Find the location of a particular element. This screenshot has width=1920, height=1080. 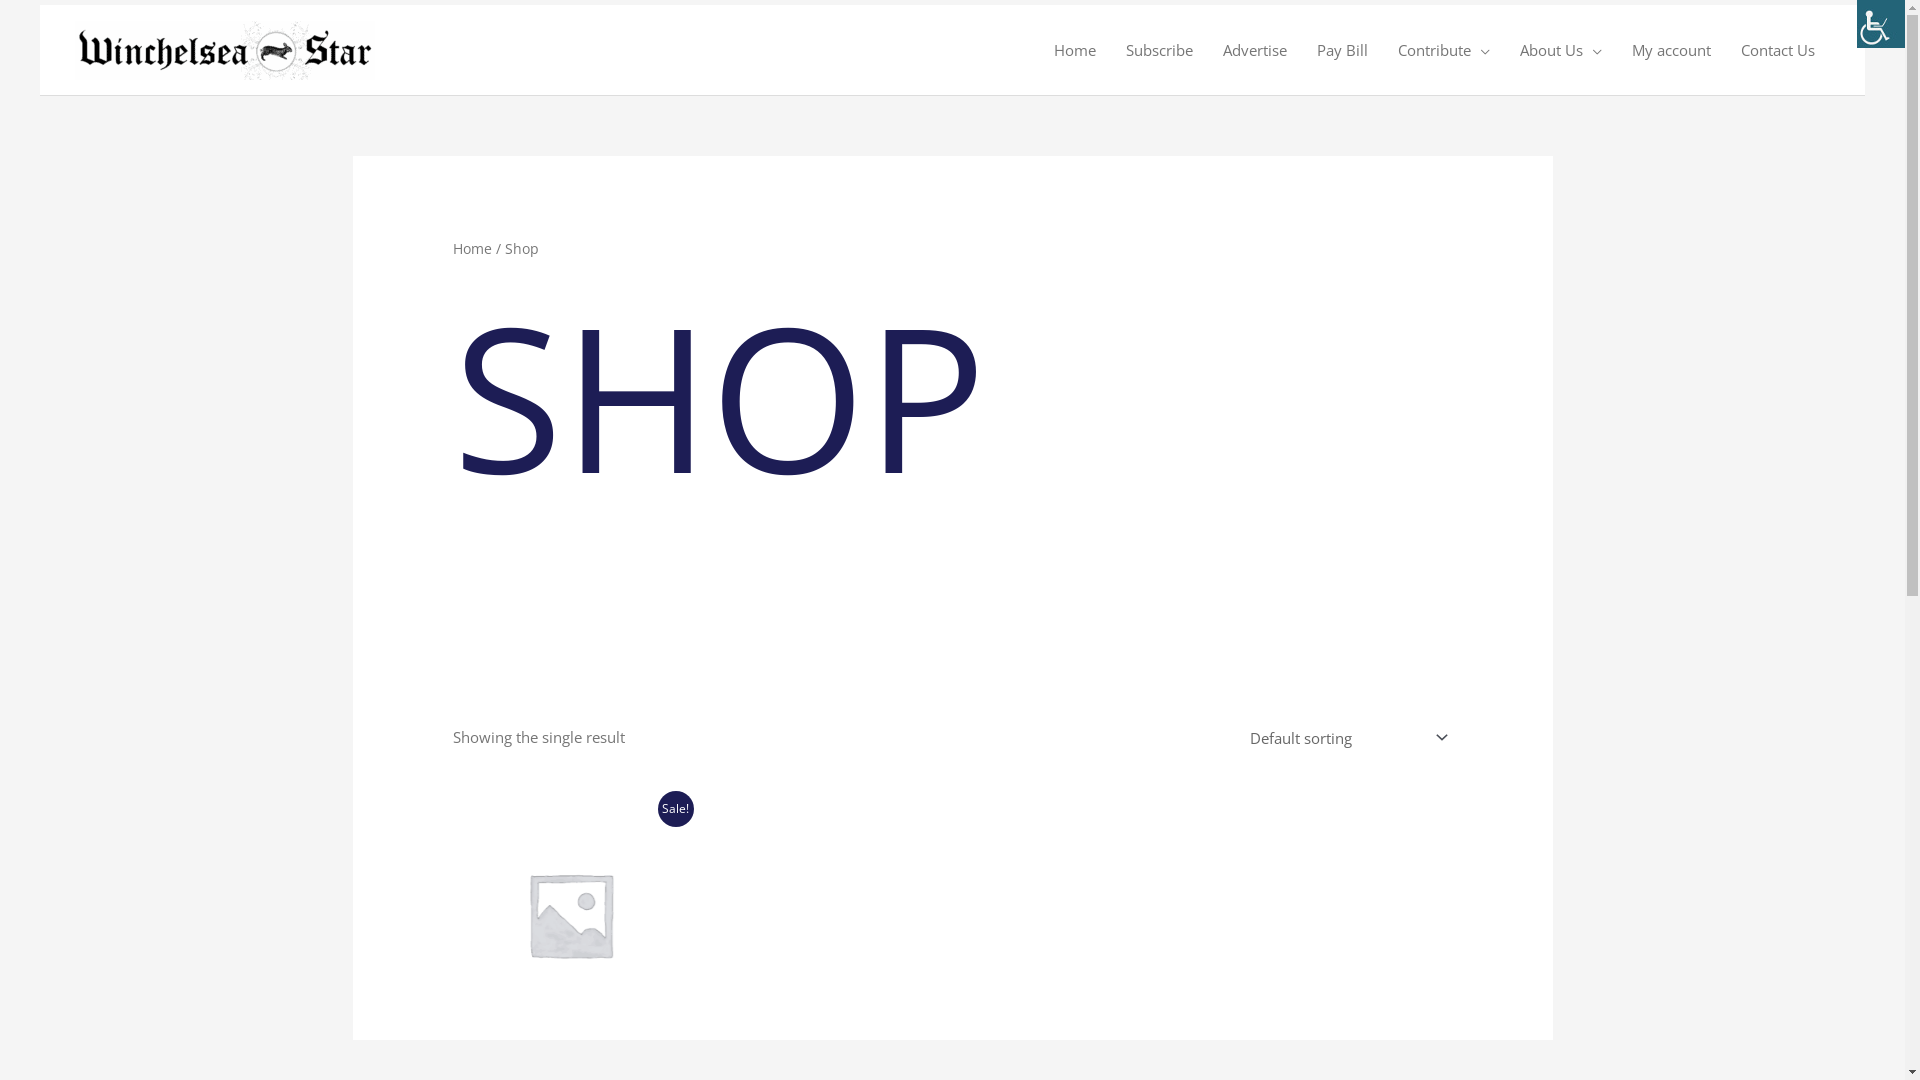

'About Us' is located at coordinates (1559, 49).